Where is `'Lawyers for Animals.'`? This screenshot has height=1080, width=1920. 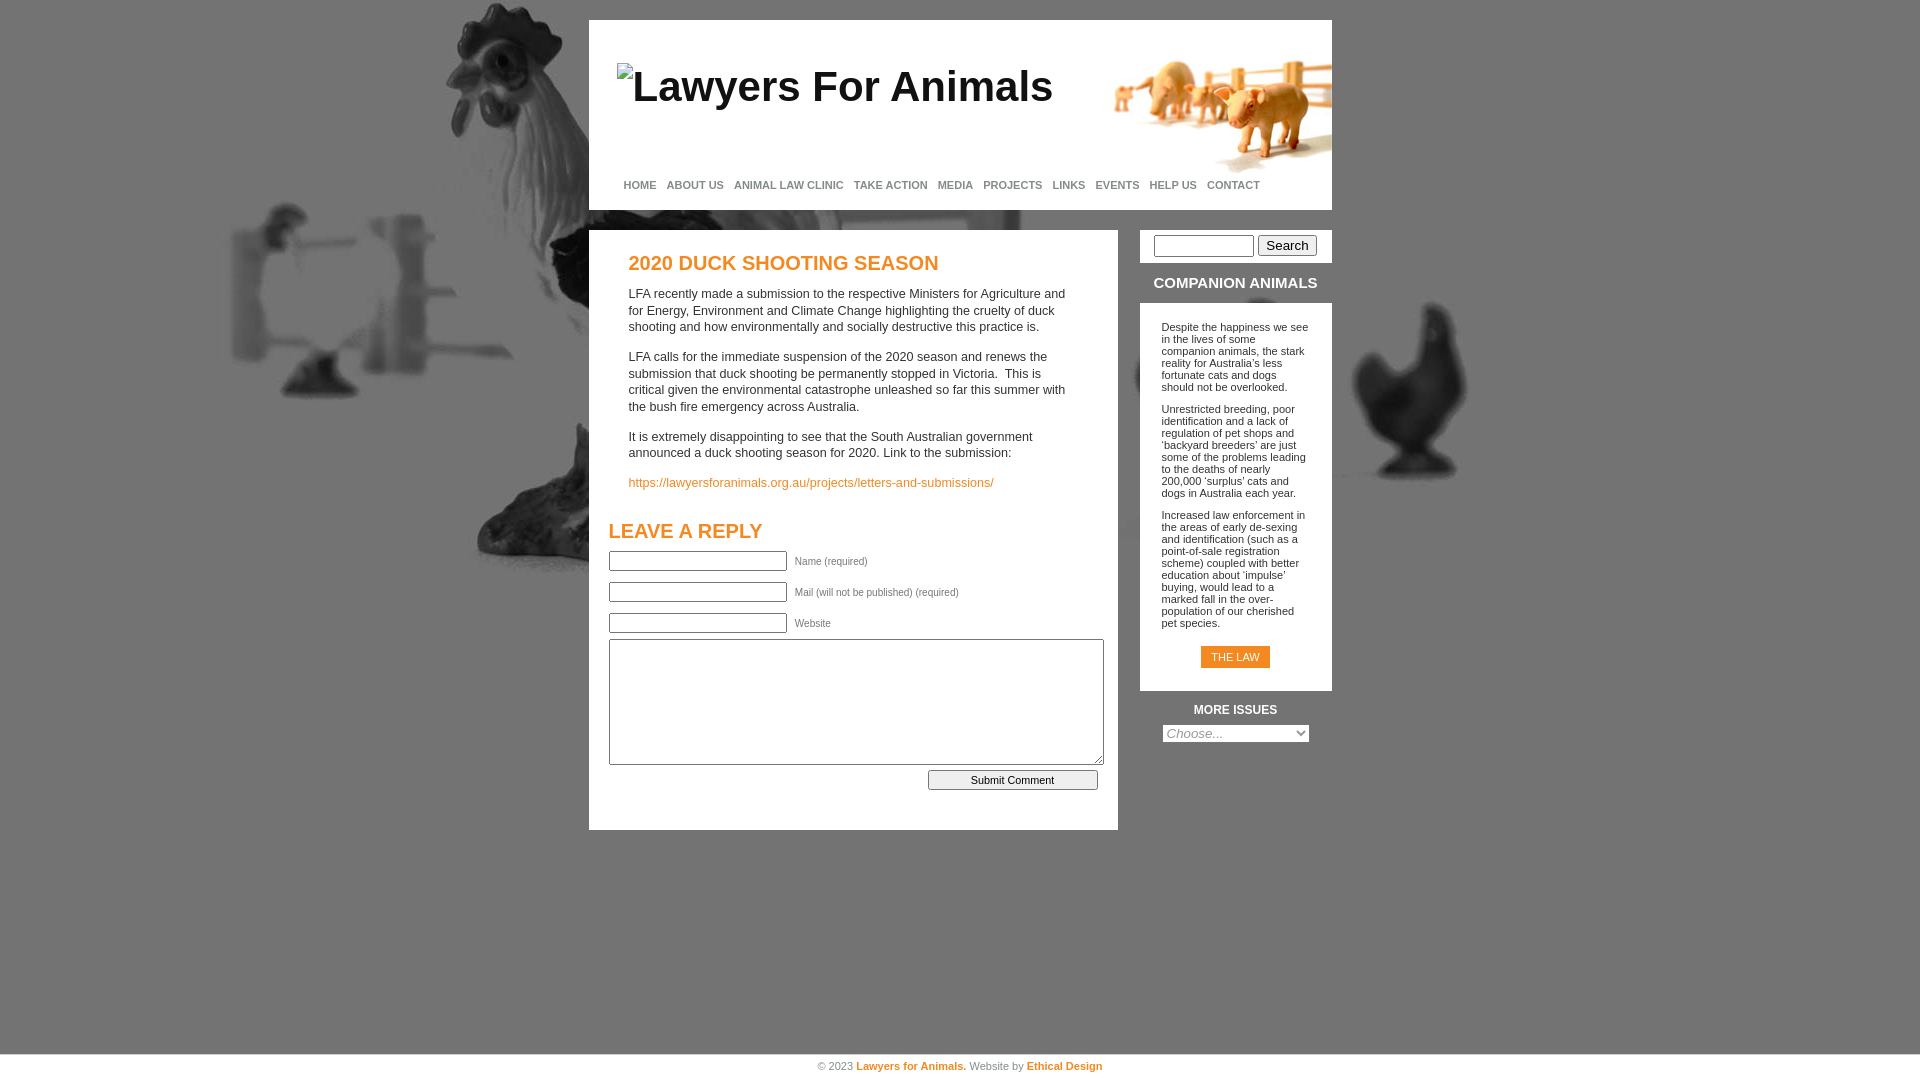
'Lawyers for Animals.' is located at coordinates (910, 1064).